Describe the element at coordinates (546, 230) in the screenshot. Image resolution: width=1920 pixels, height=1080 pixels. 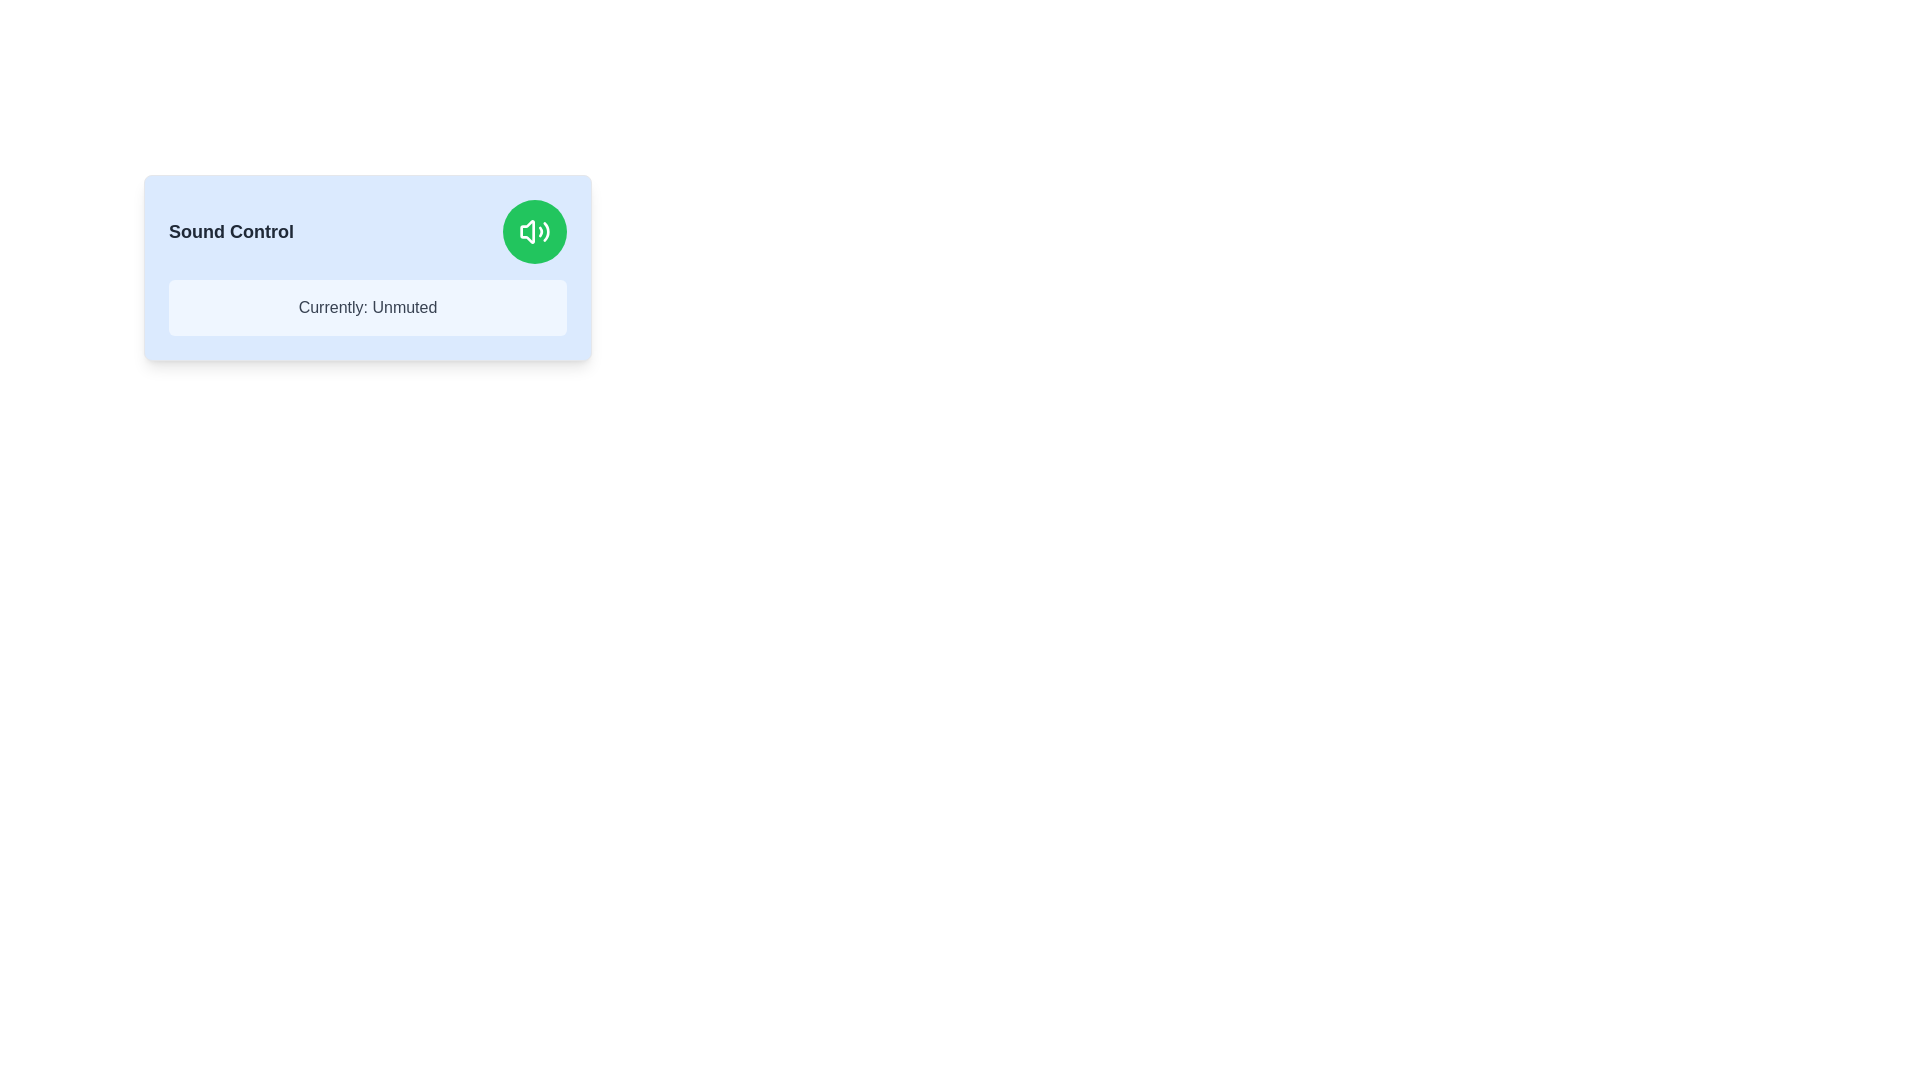
I see `the outermost sound wave arc within the sound control icon located at the top right corner of the 'Sound Control' card` at that location.